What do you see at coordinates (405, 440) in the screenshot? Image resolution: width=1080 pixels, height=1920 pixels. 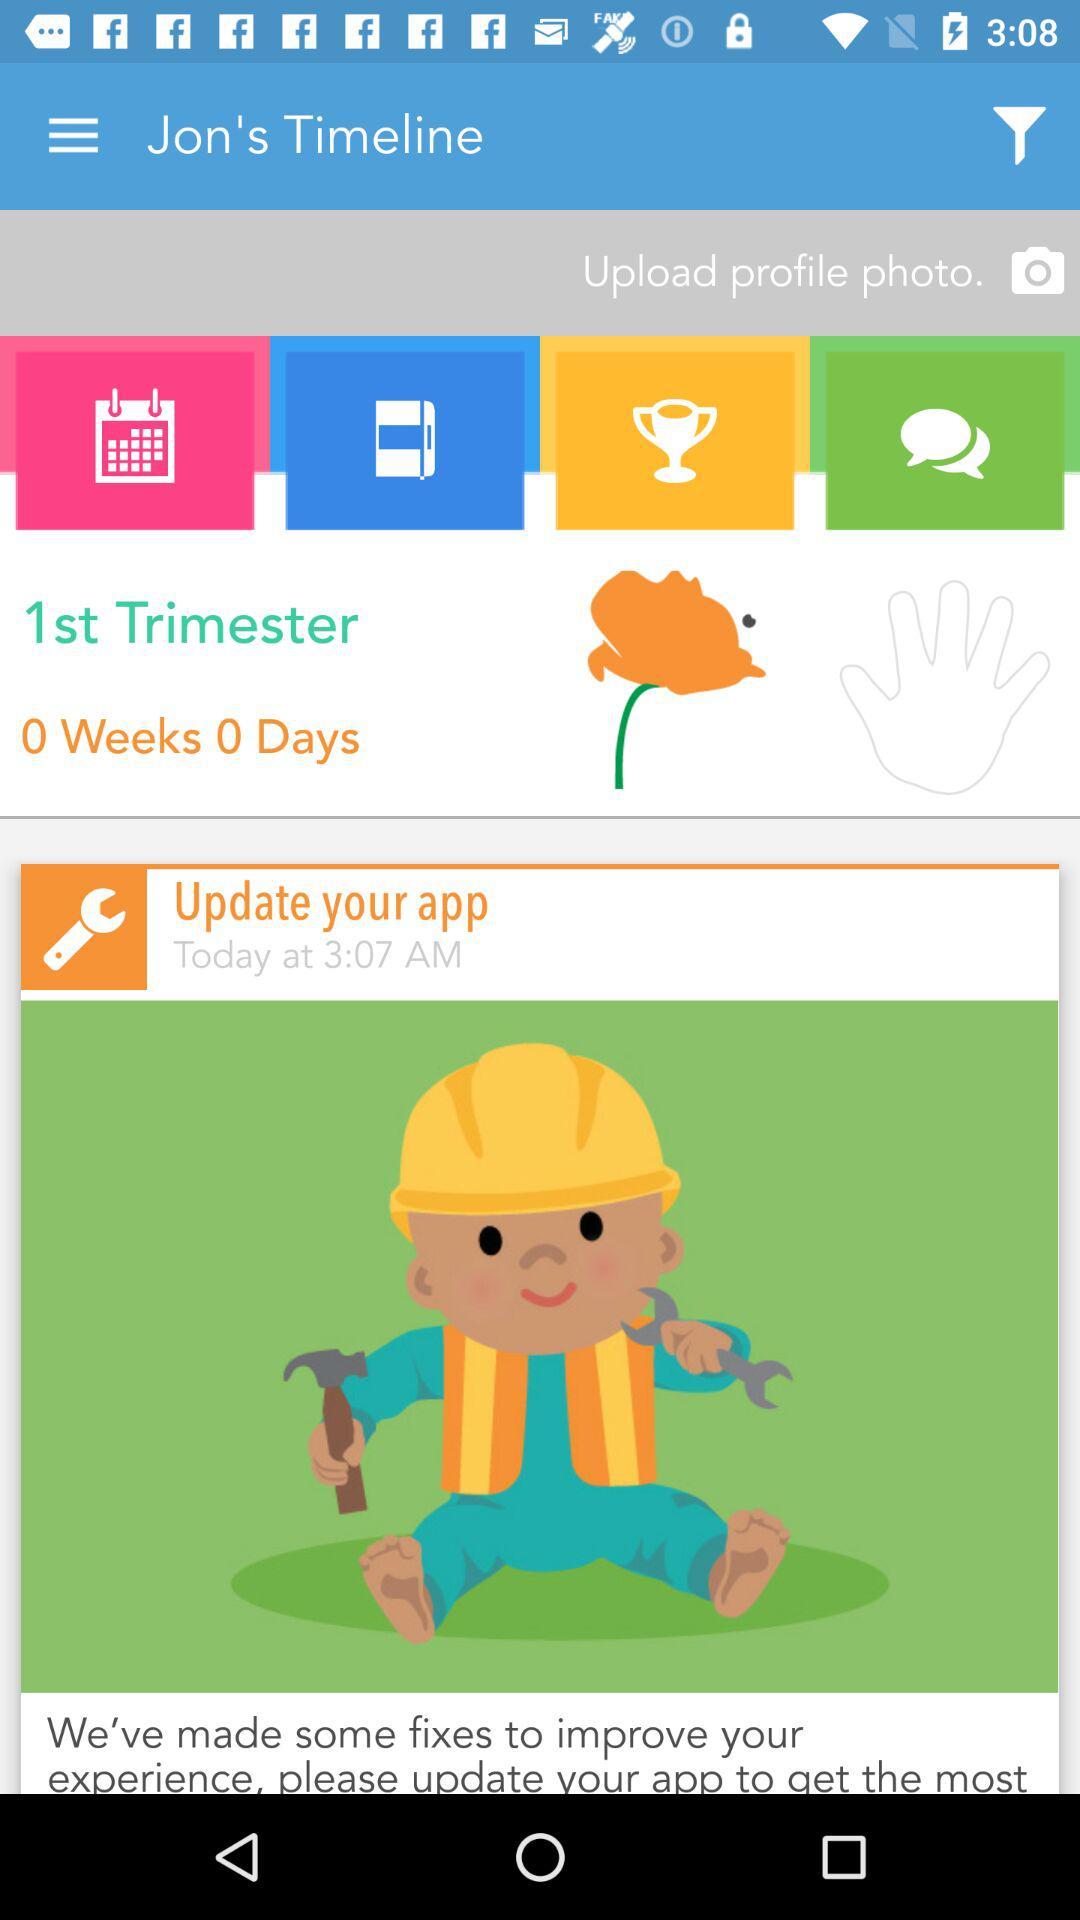 I see `the item below upload profile photo. item` at bounding box center [405, 440].